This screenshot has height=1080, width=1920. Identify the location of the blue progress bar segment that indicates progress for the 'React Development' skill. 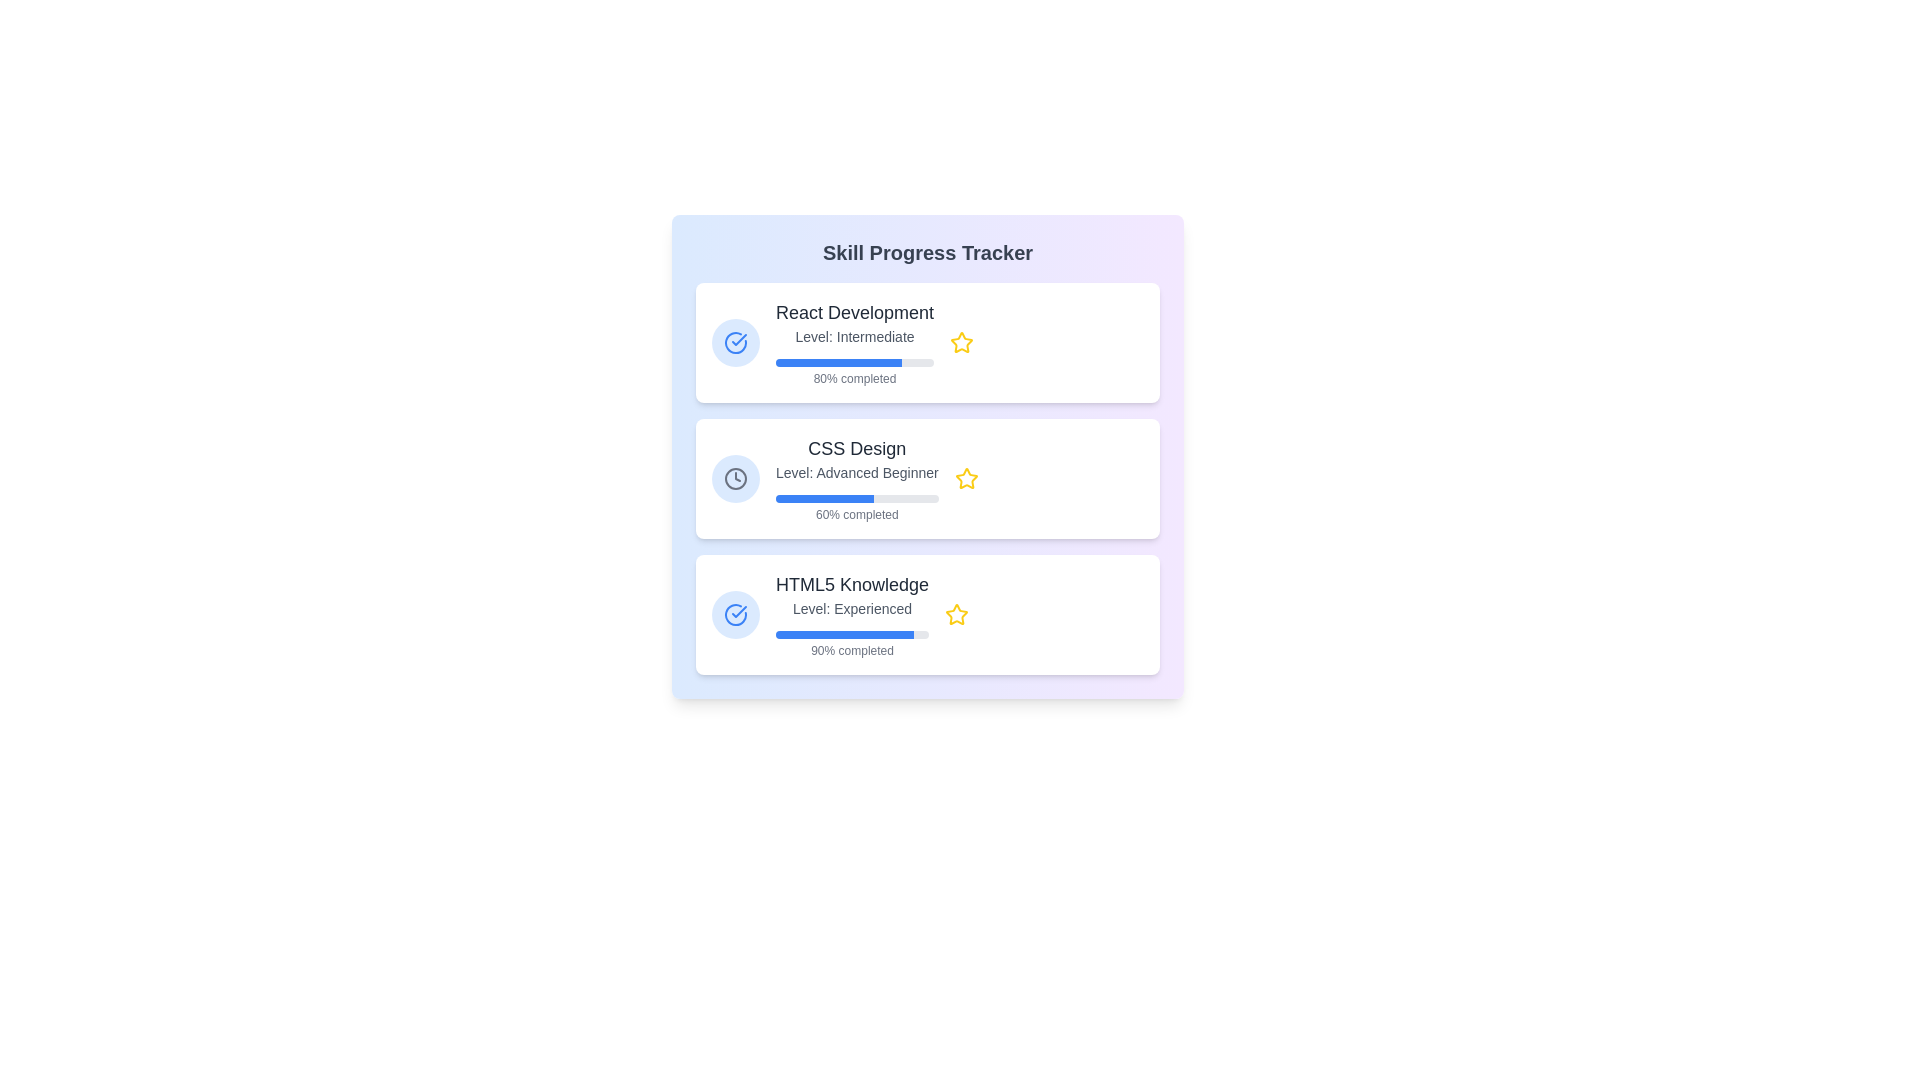
(839, 362).